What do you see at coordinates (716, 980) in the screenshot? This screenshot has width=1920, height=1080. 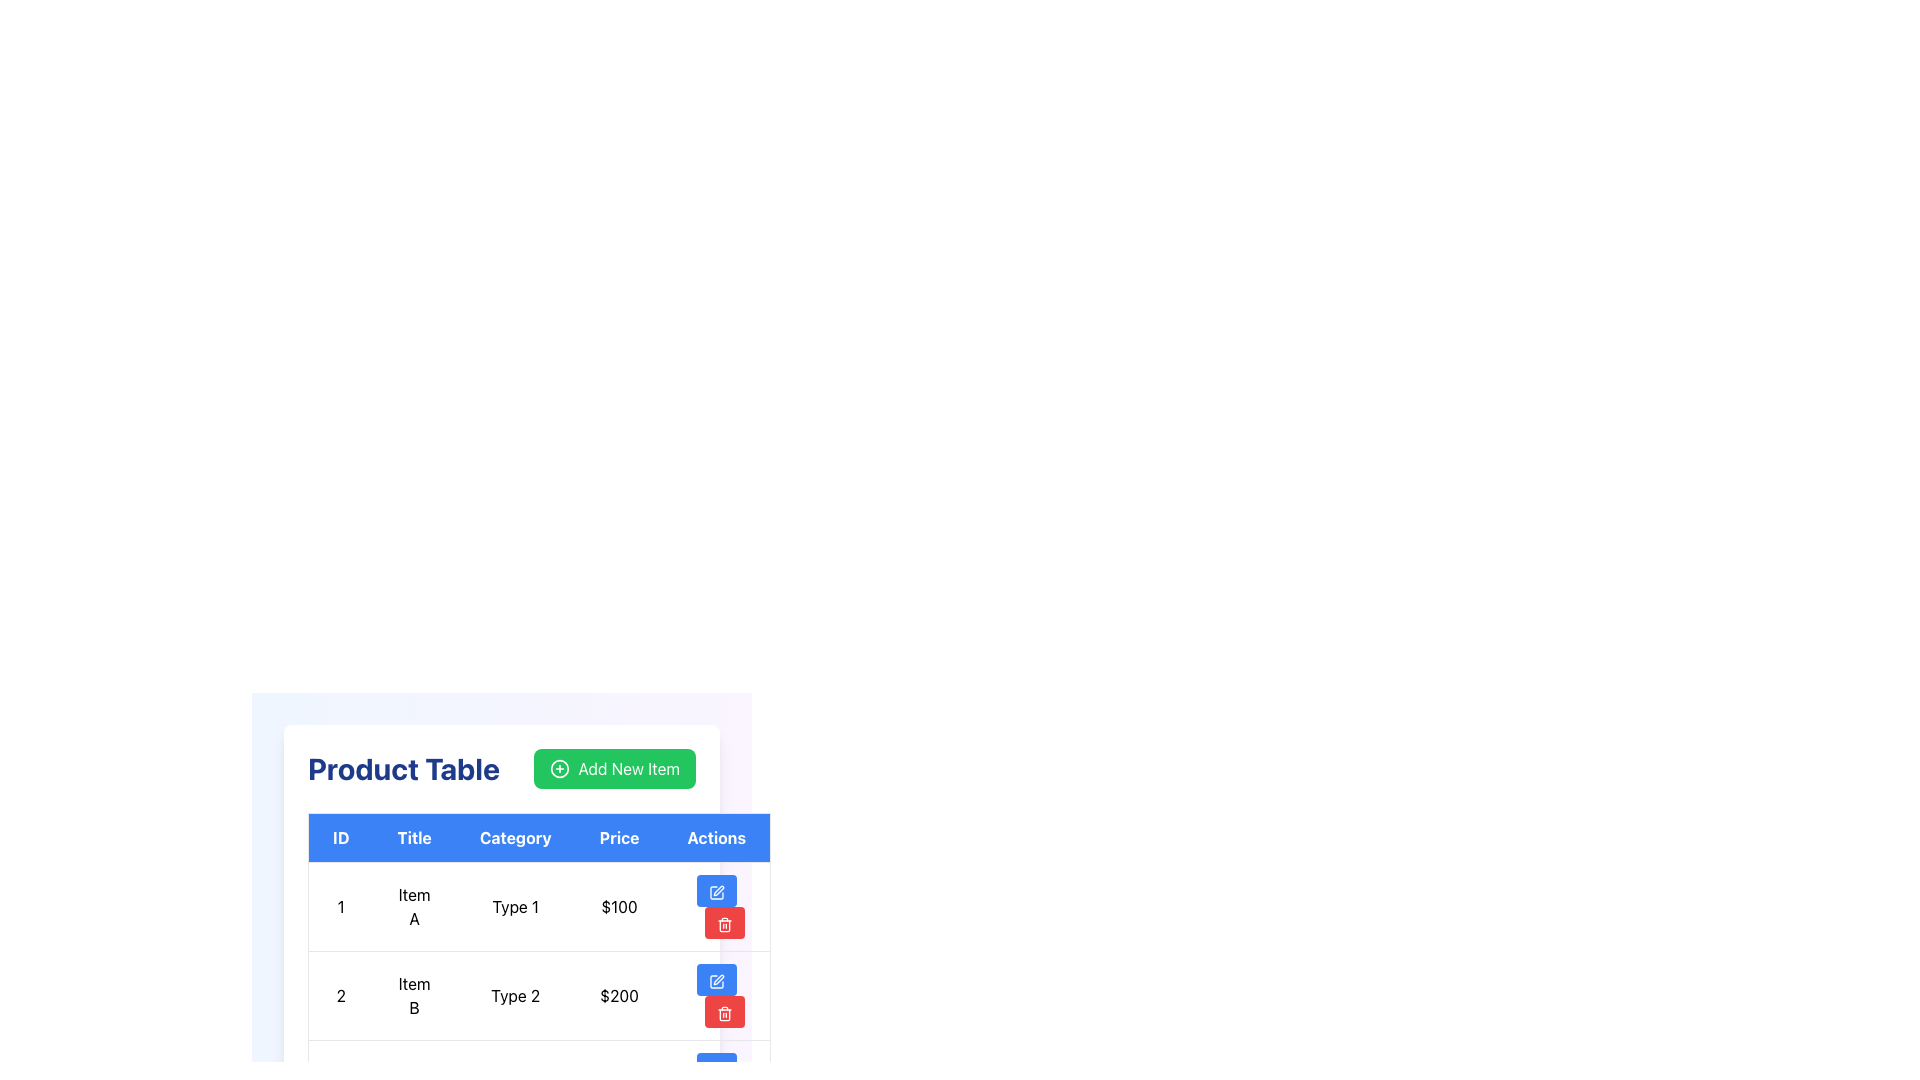 I see `the blue icon in the second row of the 'Actions' column in the data table` at bounding box center [716, 980].